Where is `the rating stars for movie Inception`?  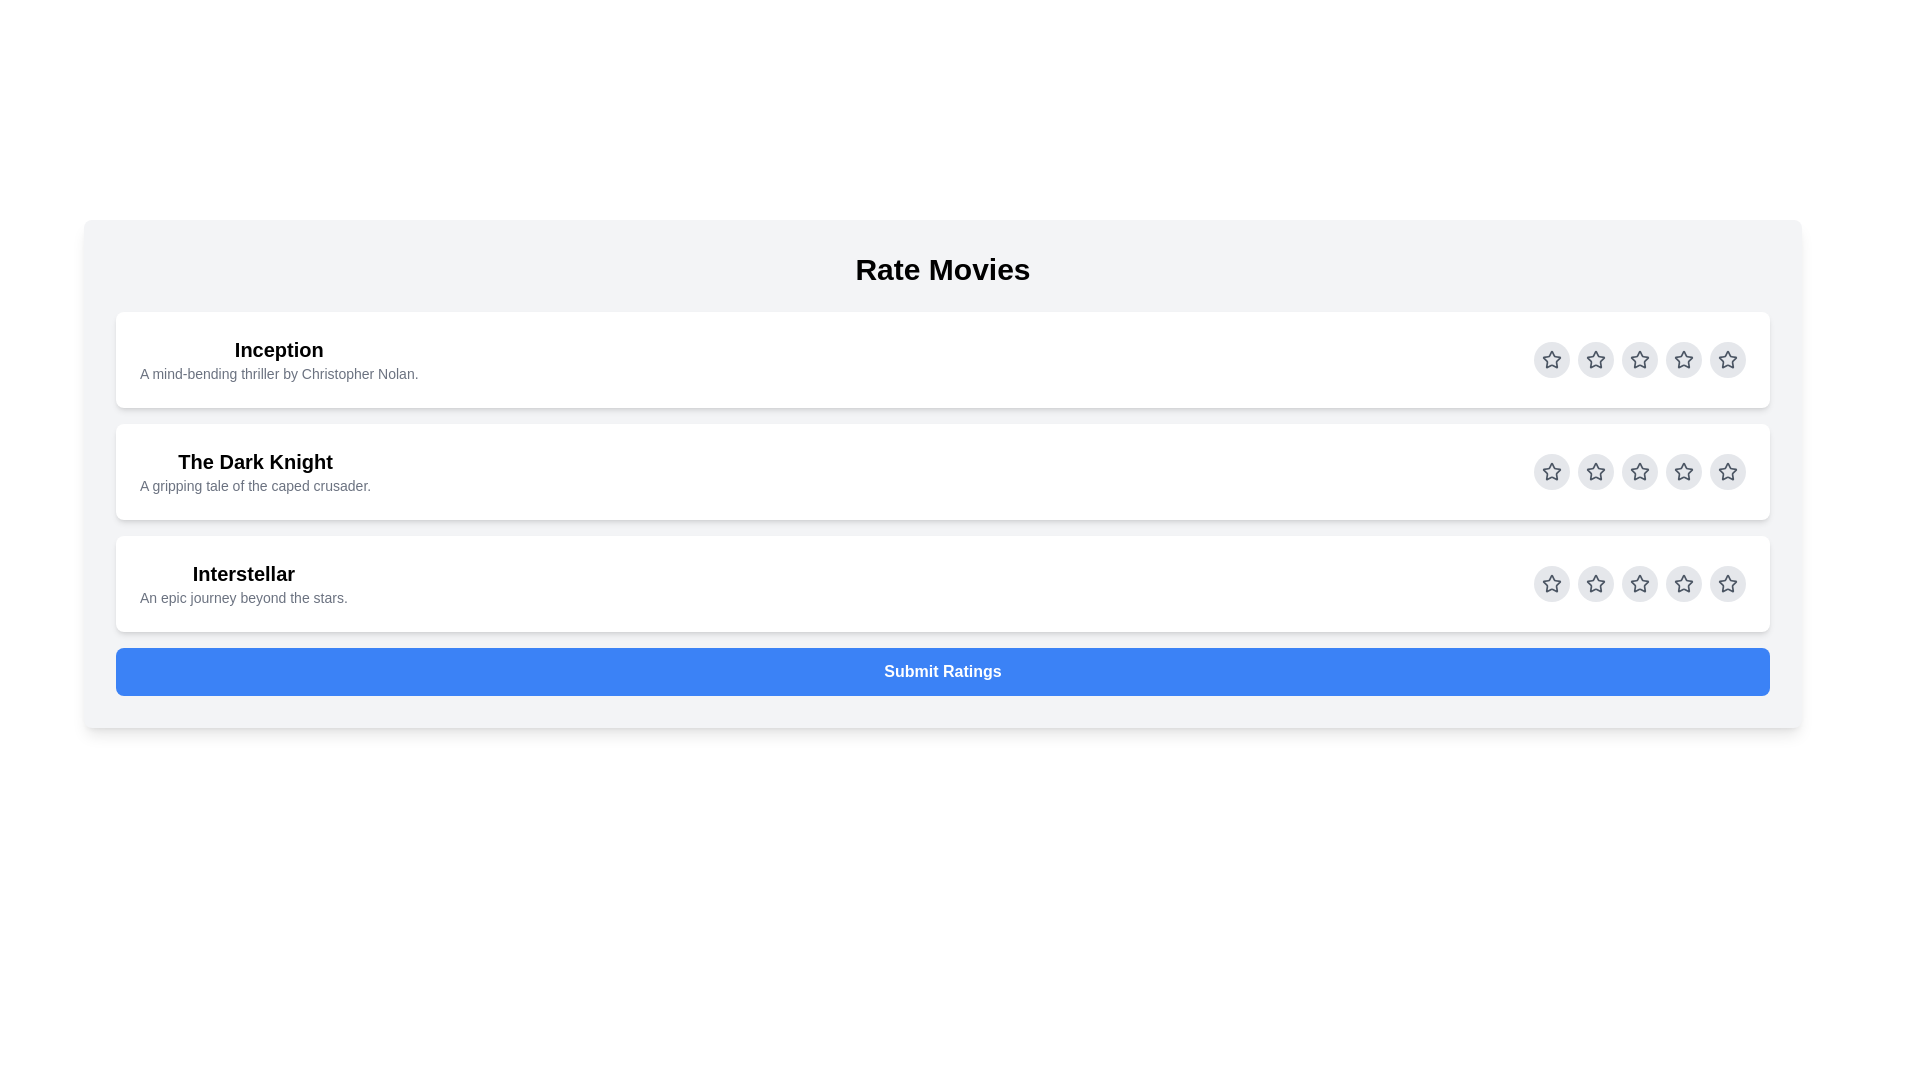 the rating stars for movie Inception is located at coordinates (1550, 358).